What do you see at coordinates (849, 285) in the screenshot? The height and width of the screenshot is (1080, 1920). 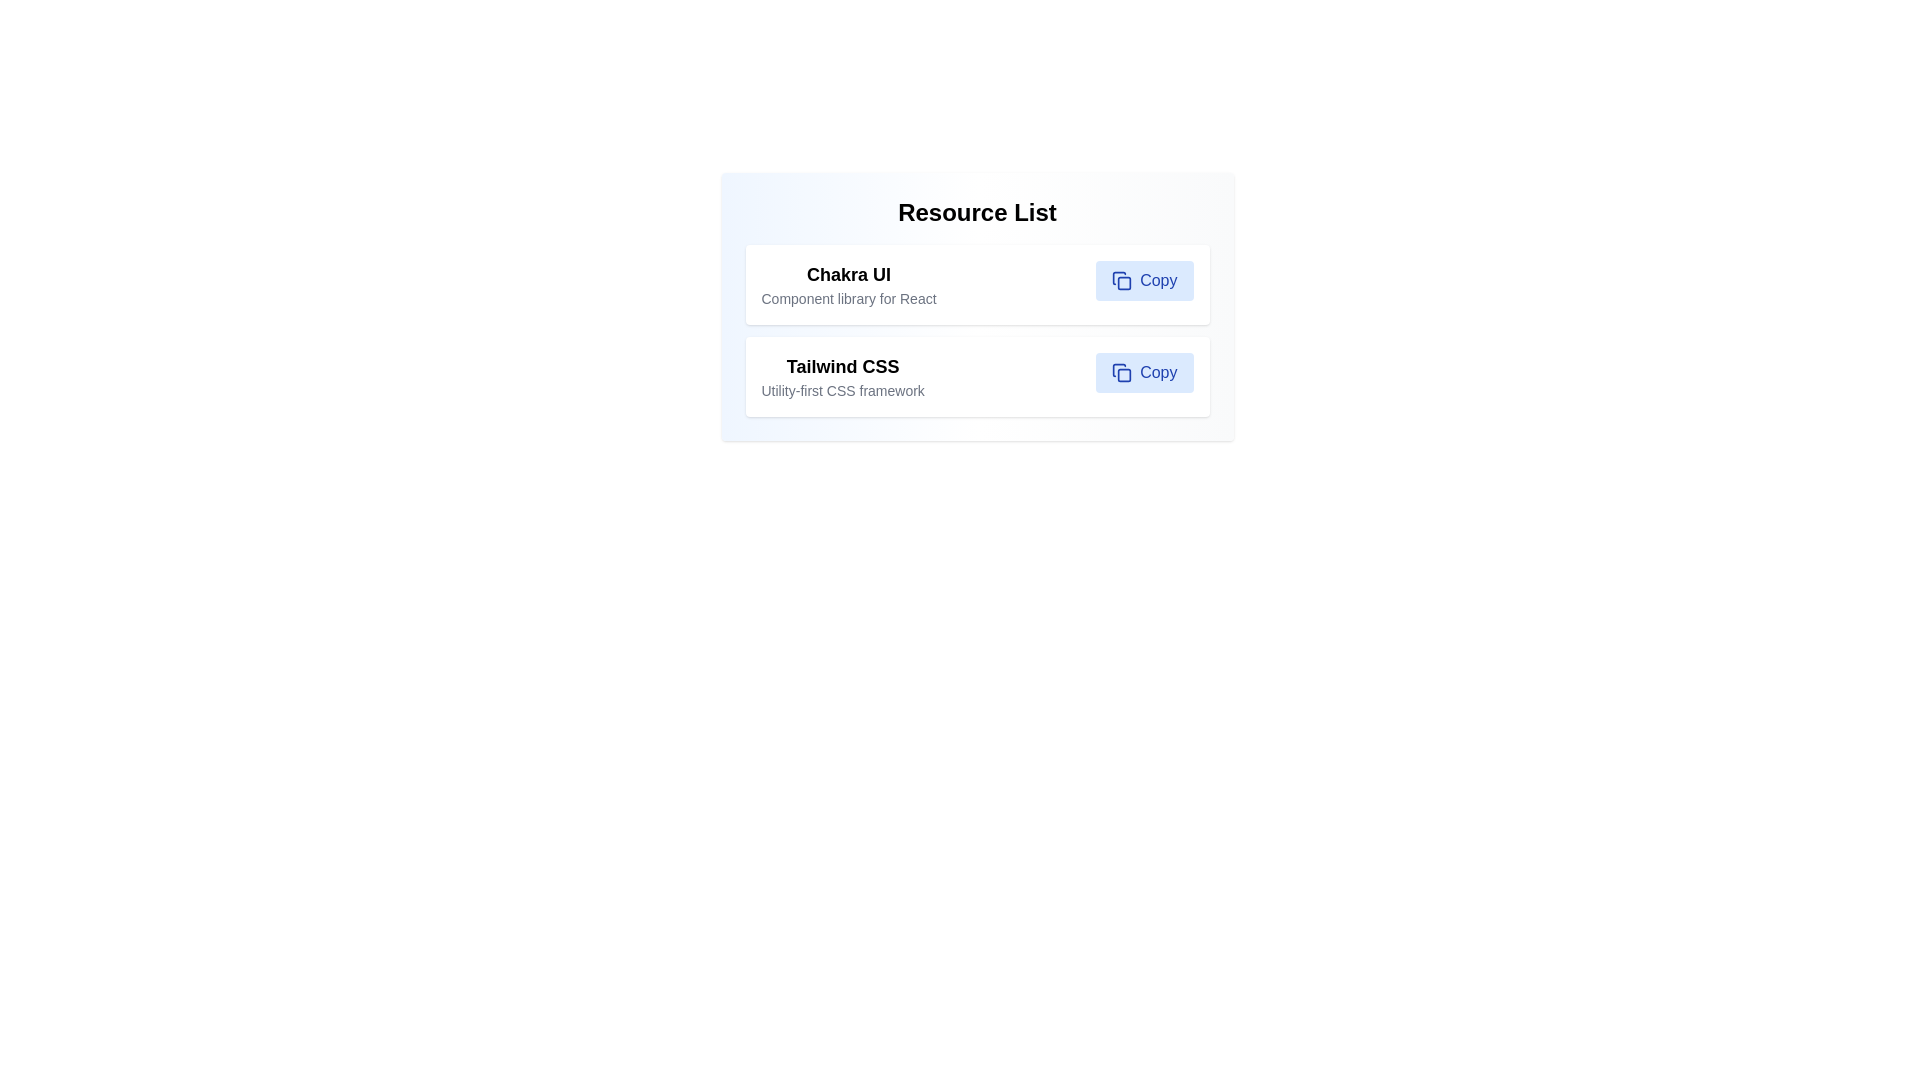 I see `text block titled 'Chakra UI' which contains two lines of formatted text; the first line is bold and larger, and the second line reads 'Component library for React'` at bounding box center [849, 285].